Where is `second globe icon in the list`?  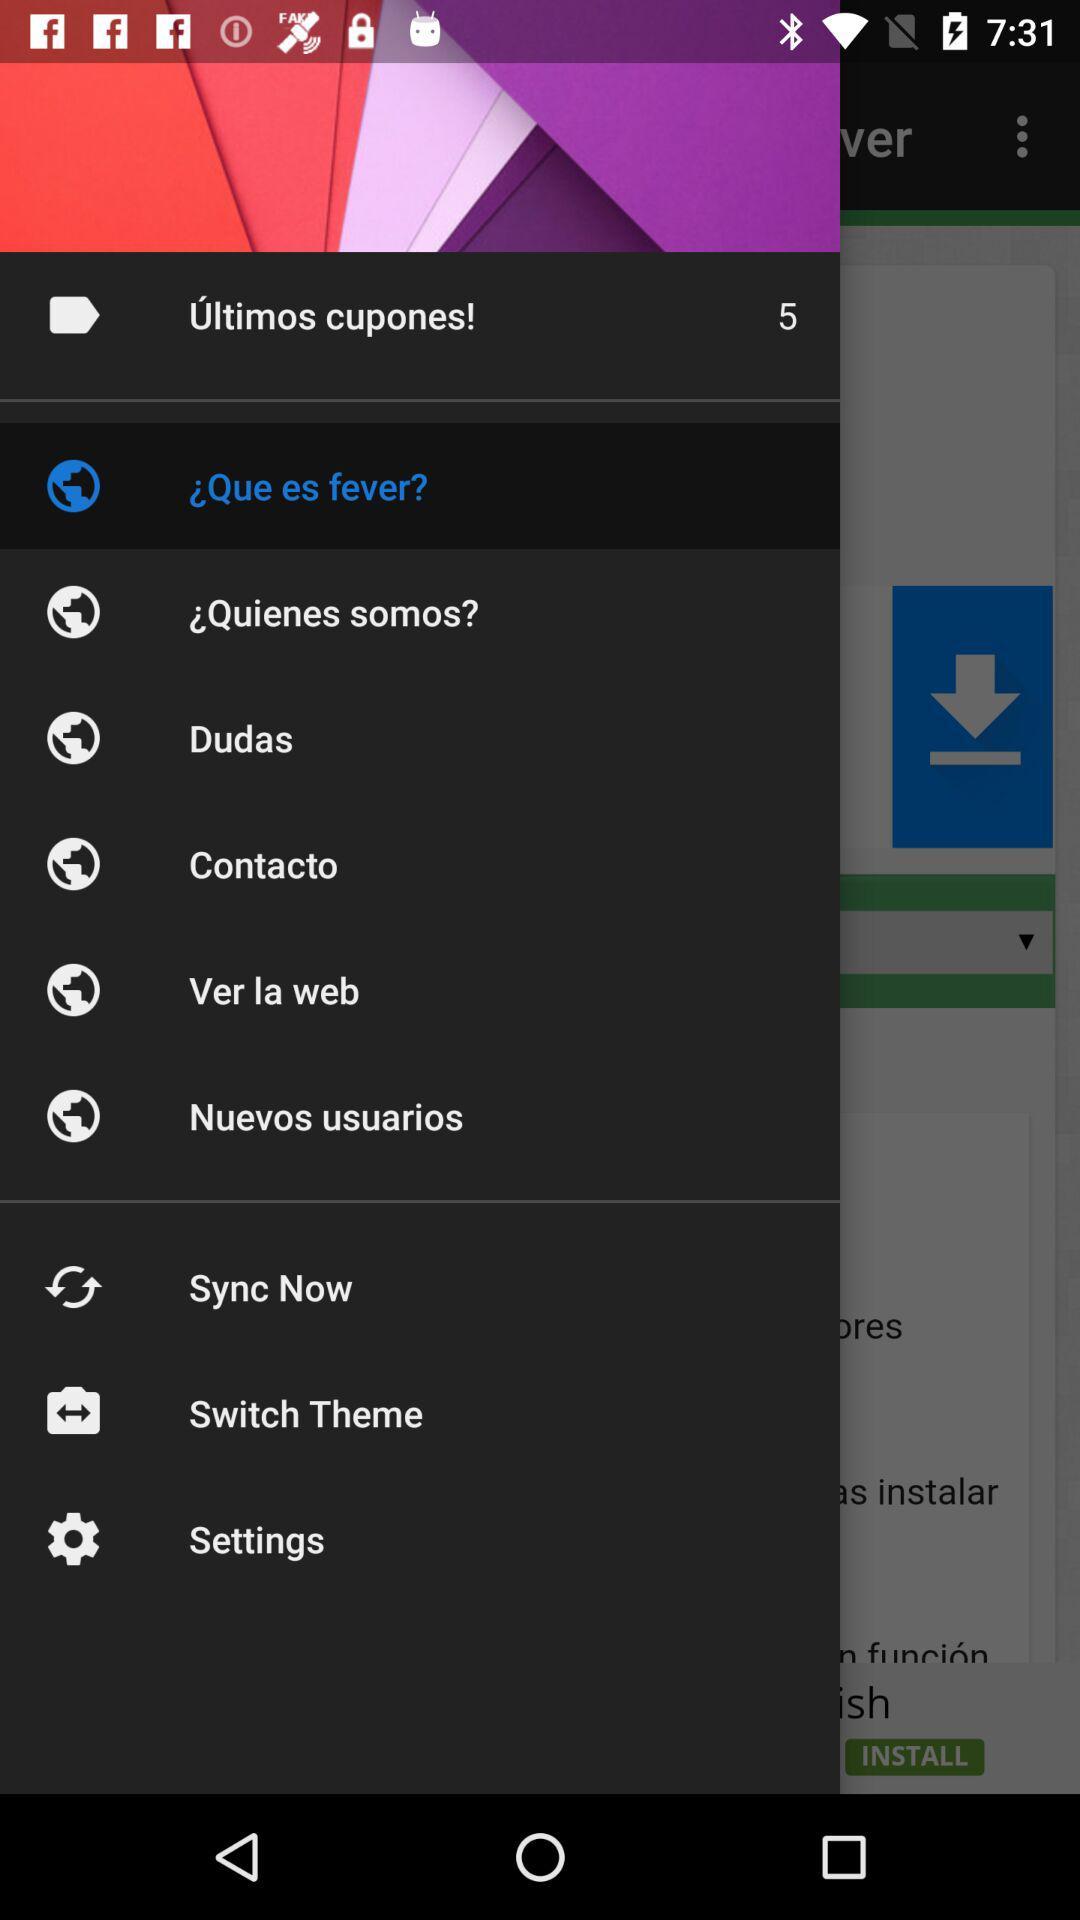 second globe icon in the list is located at coordinates (72, 610).